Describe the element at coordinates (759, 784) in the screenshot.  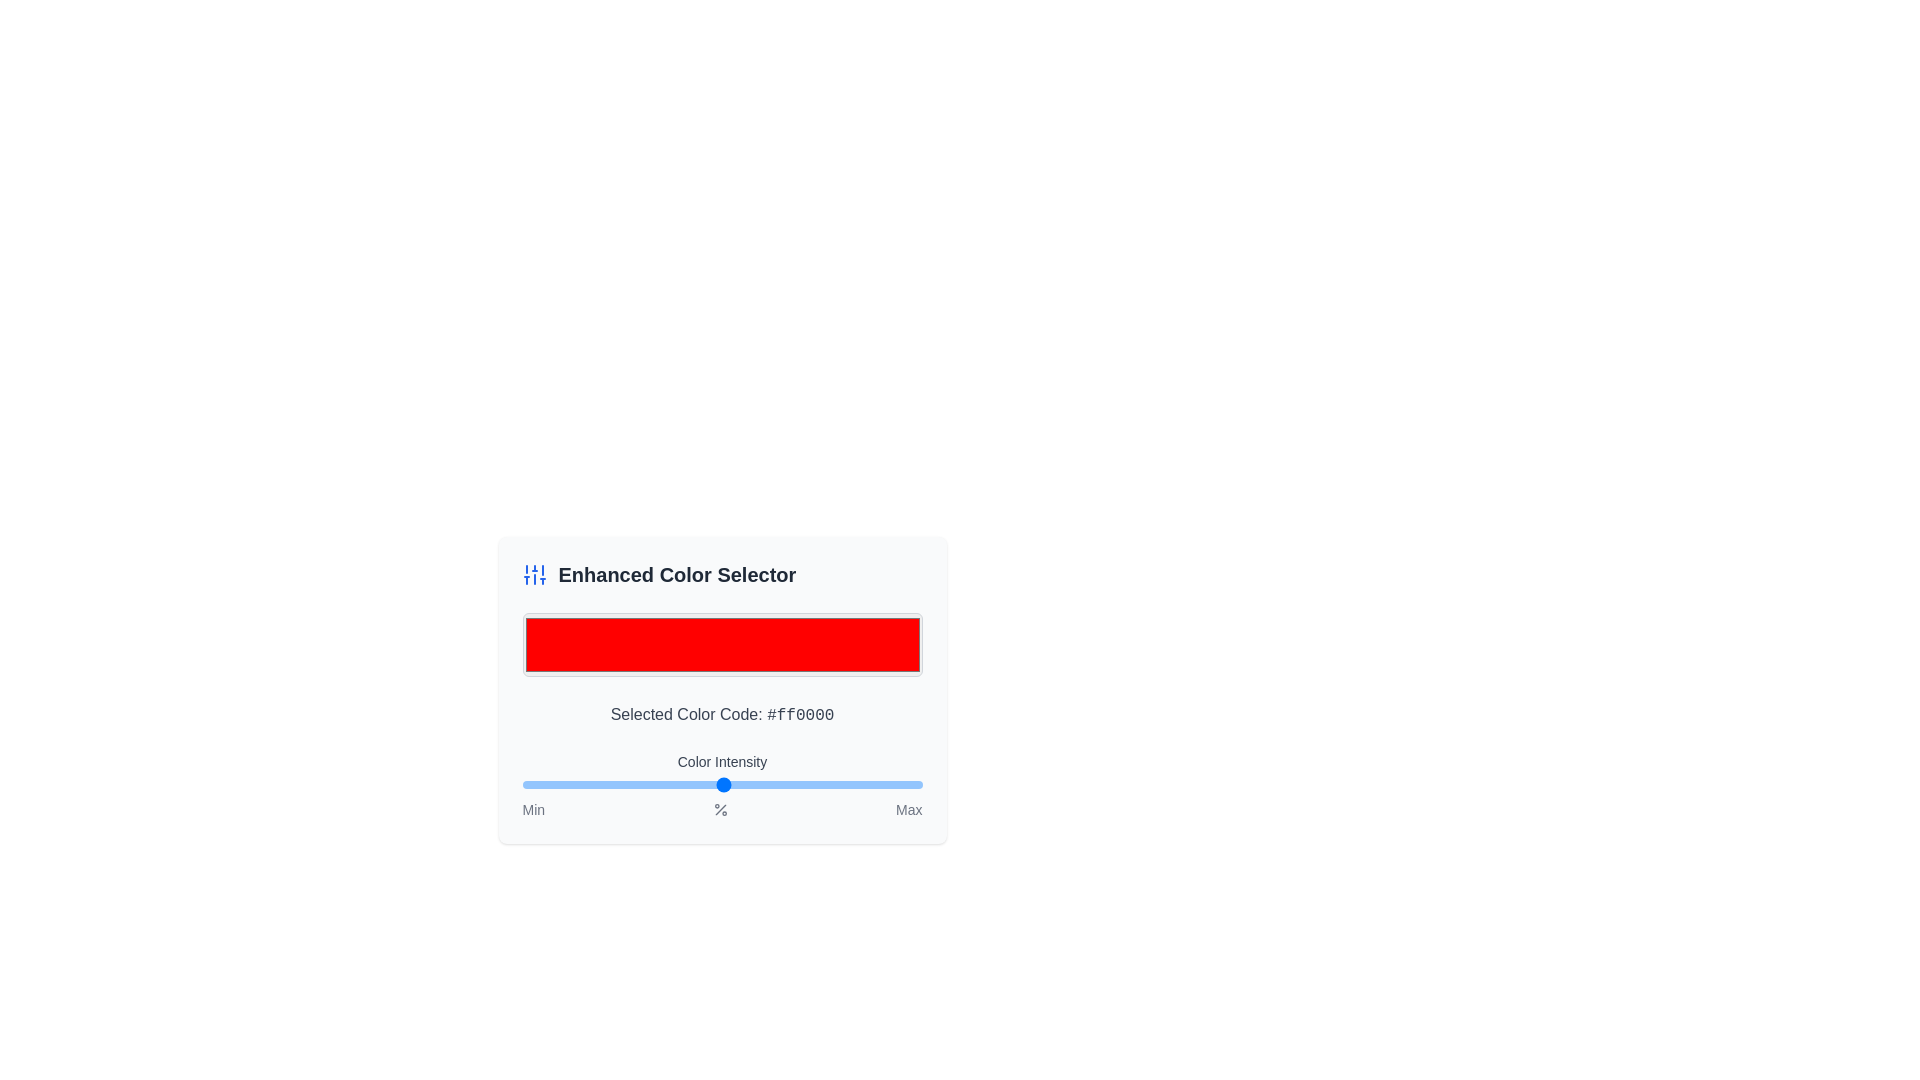
I see `the slider value` at that location.